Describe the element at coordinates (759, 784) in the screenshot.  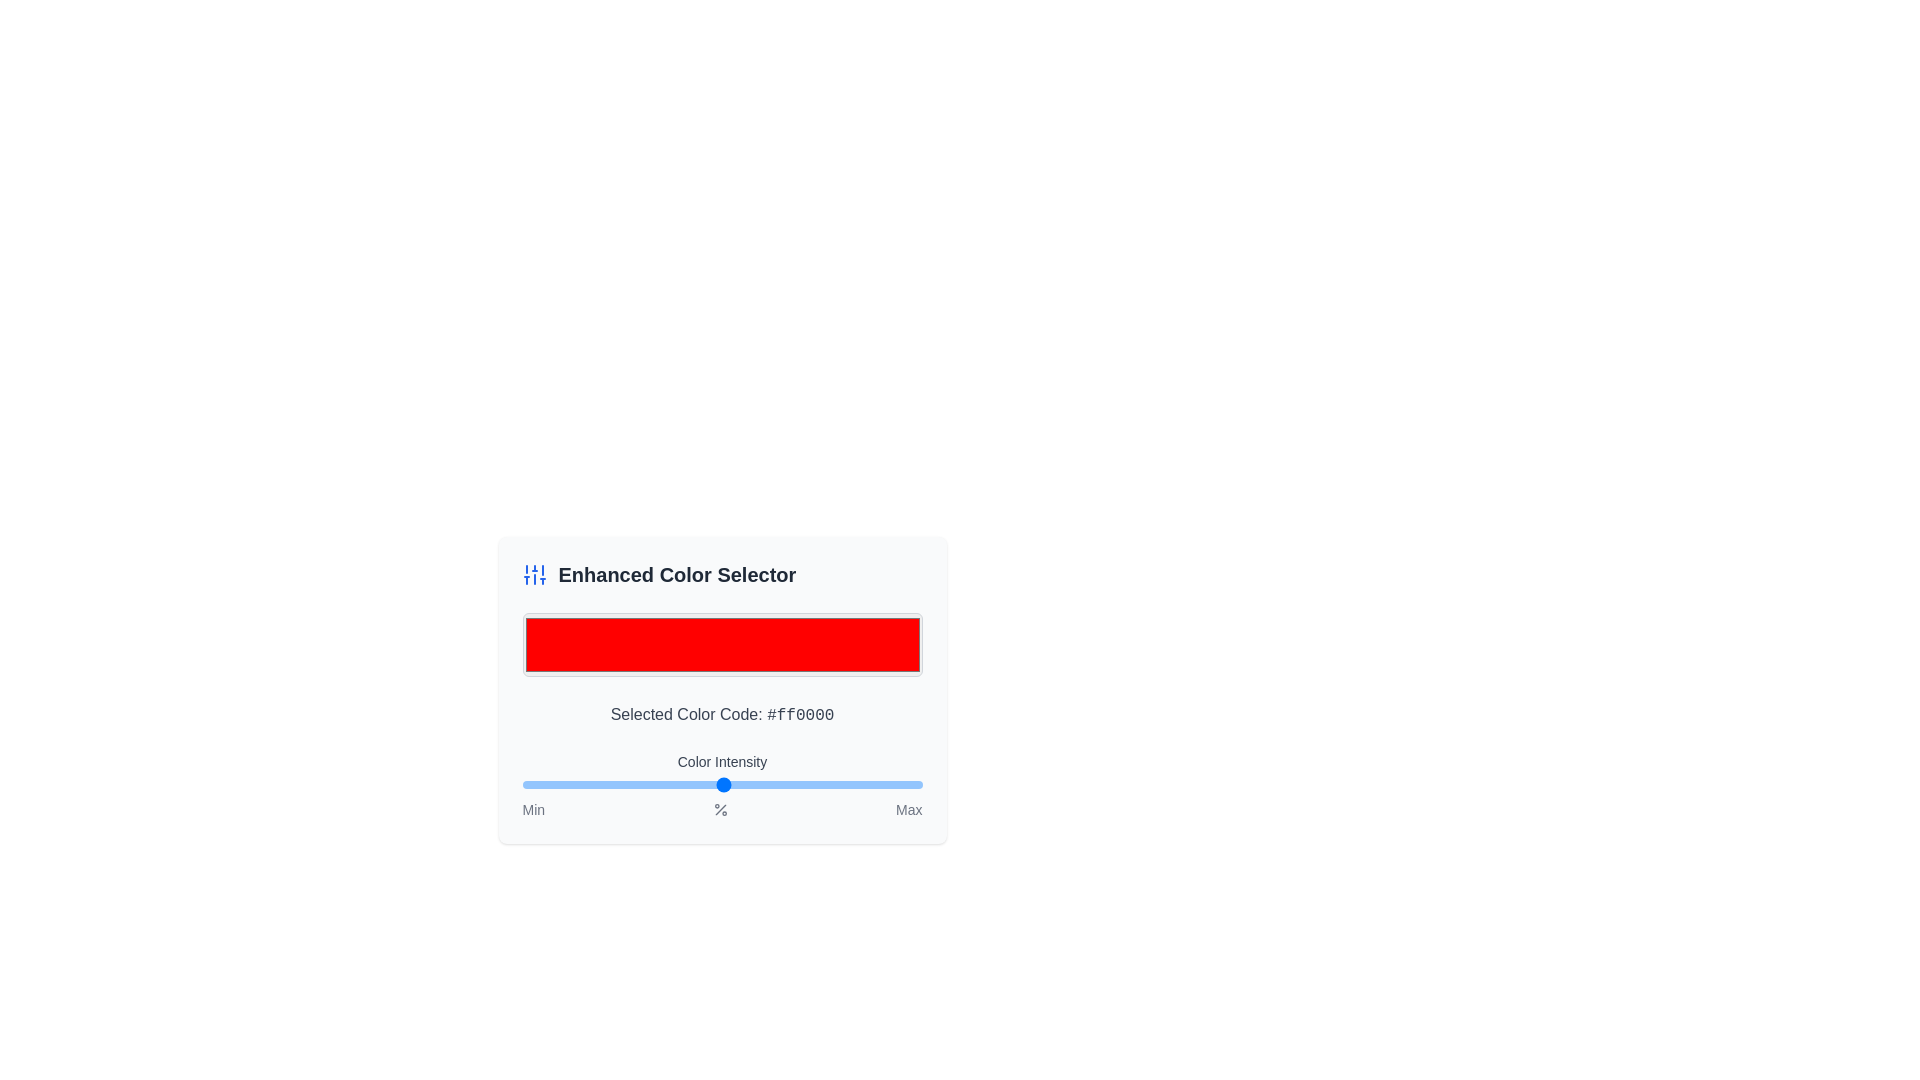
I see `the slider value` at that location.